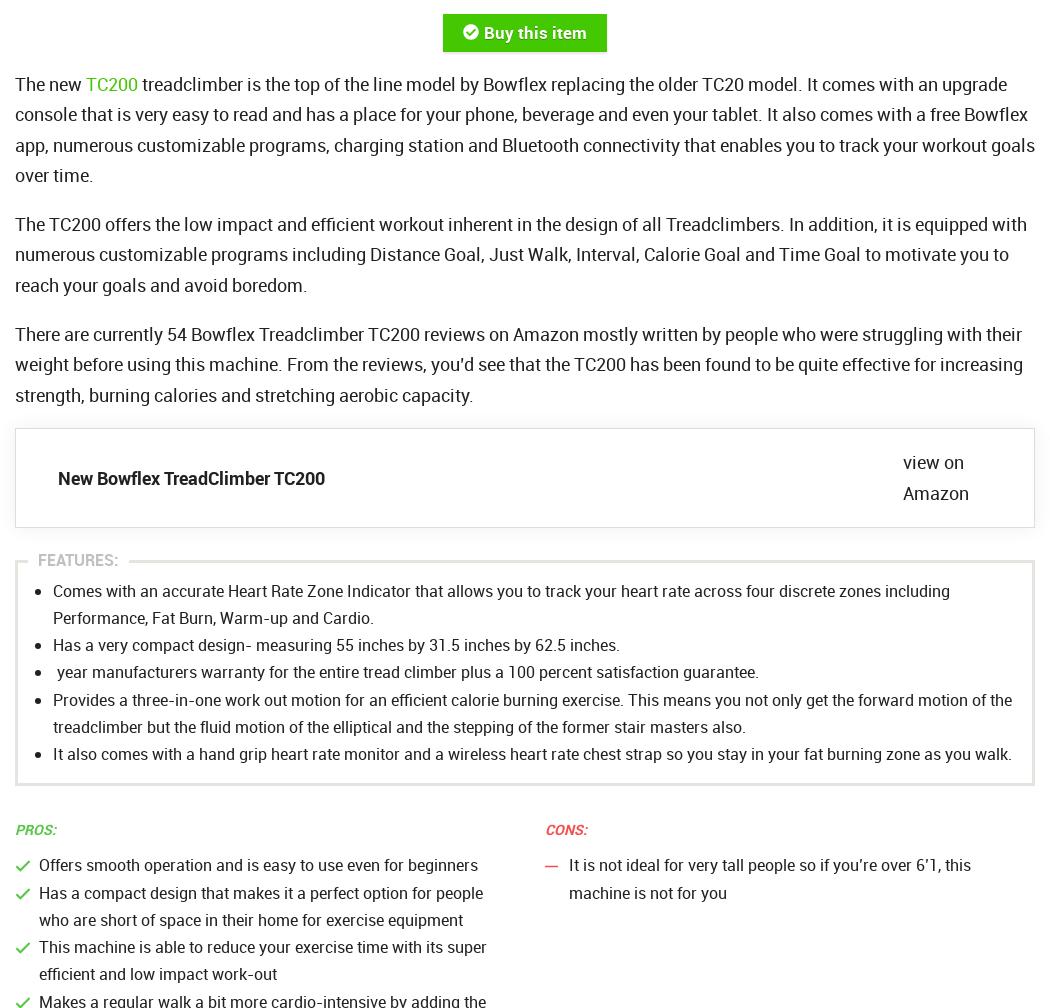 This screenshot has width=1050, height=1008. I want to click on 'This machine is able to reduce your exercise time with its super efficient and low impact work-out', so click(262, 960).